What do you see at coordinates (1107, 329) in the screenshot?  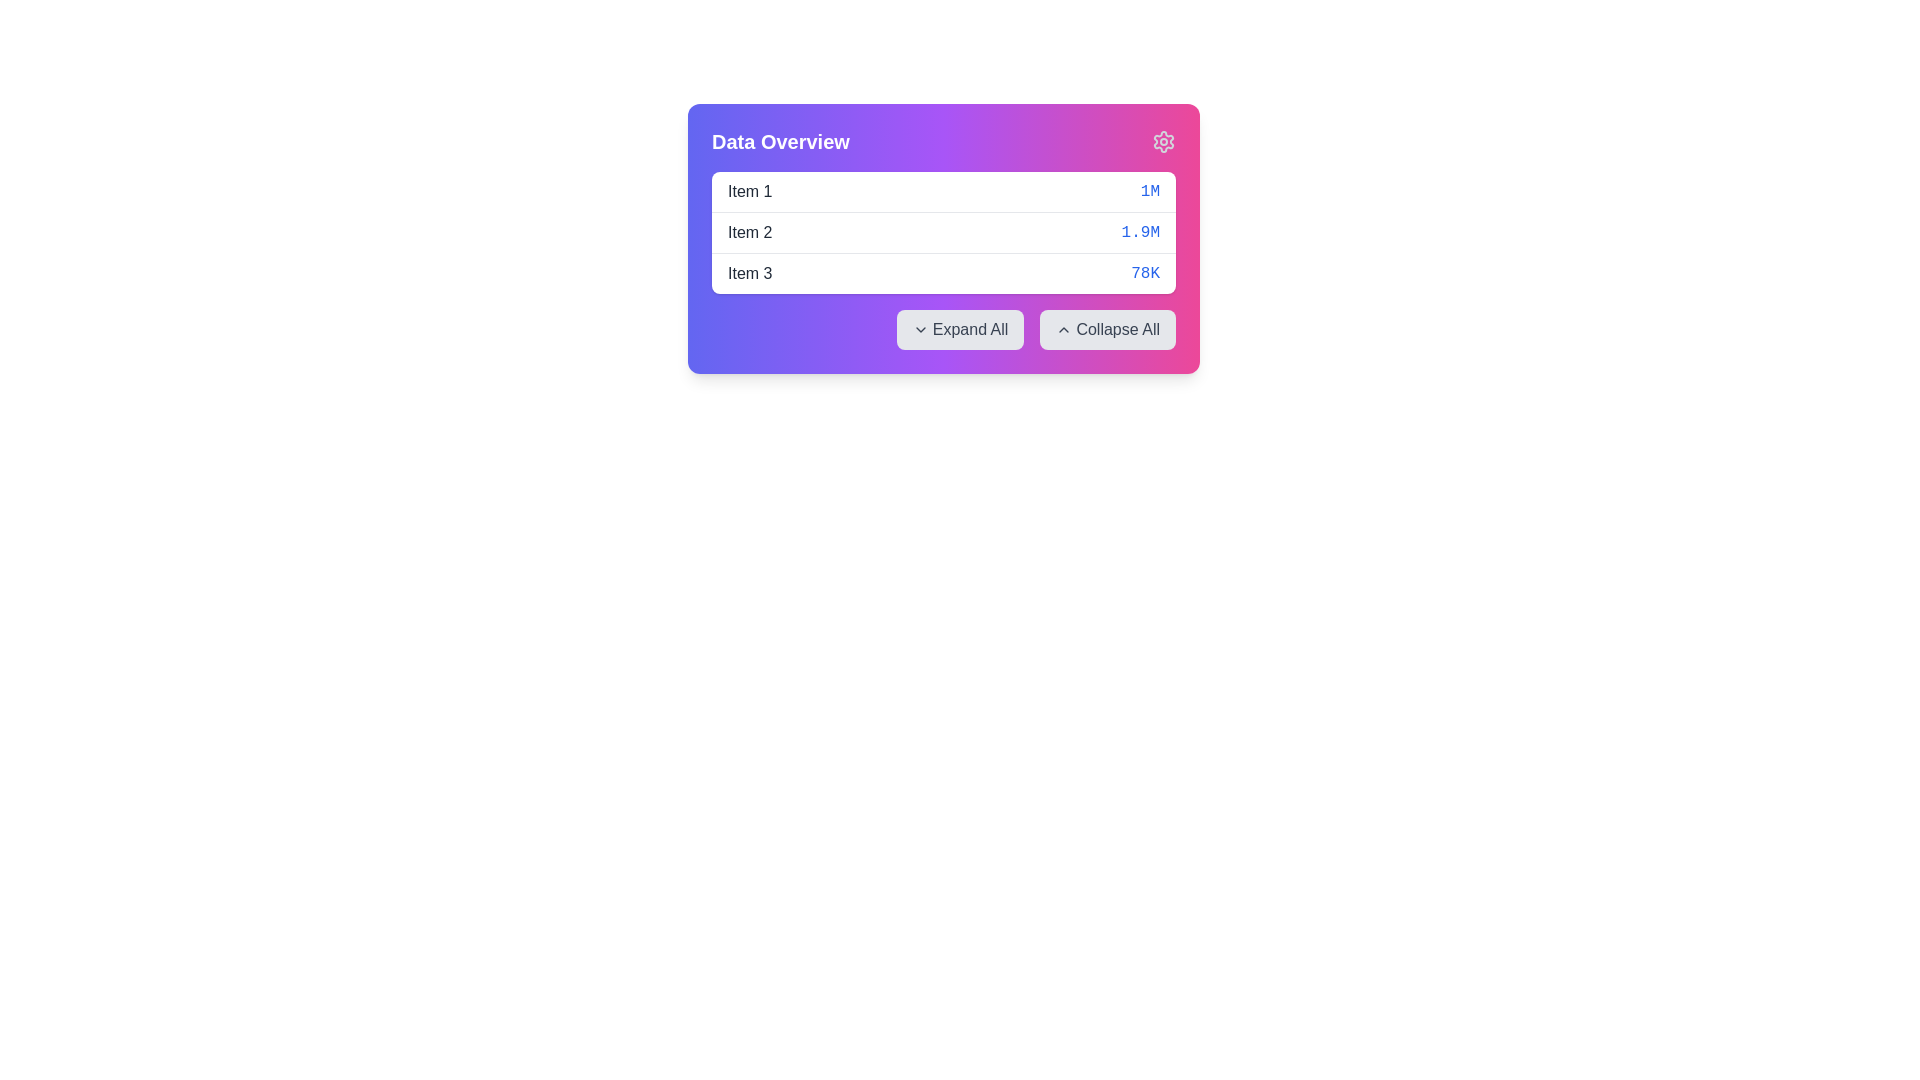 I see `the last button that collapses all expanded sections in the associated interface` at bounding box center [1107, 329].